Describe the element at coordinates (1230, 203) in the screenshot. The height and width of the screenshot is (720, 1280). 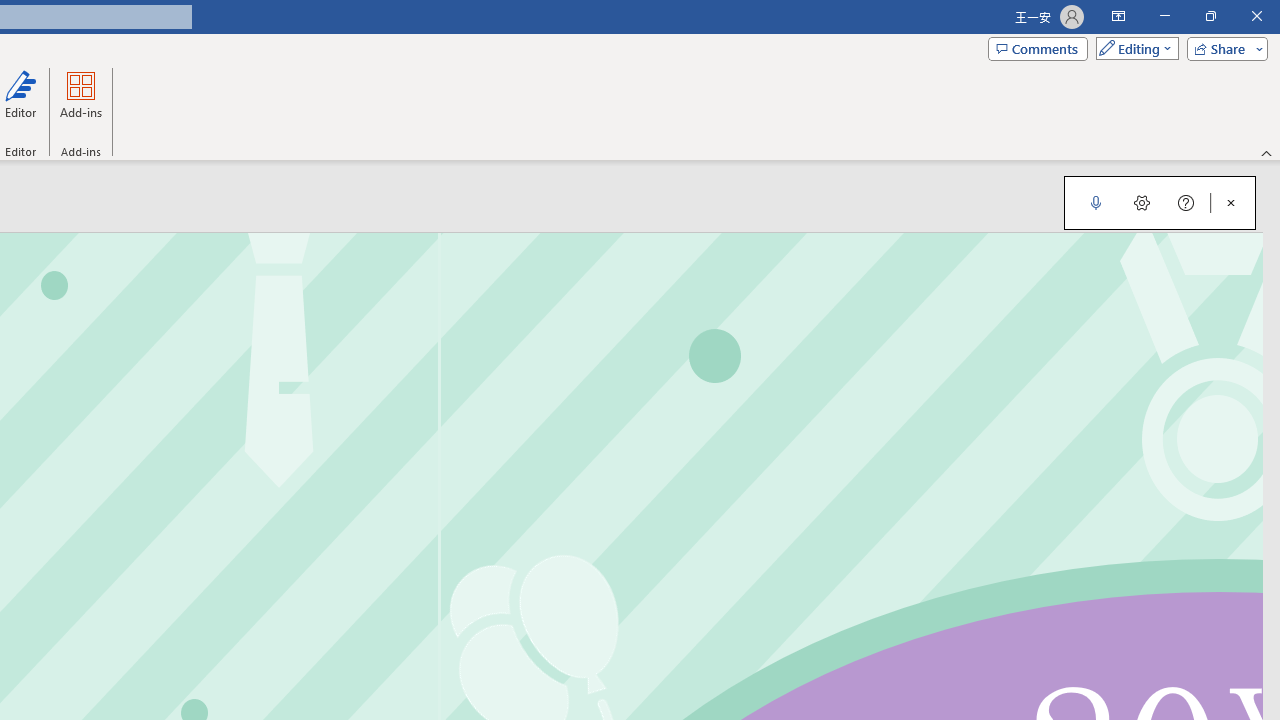
I see `'Close Dictation'` at that location.